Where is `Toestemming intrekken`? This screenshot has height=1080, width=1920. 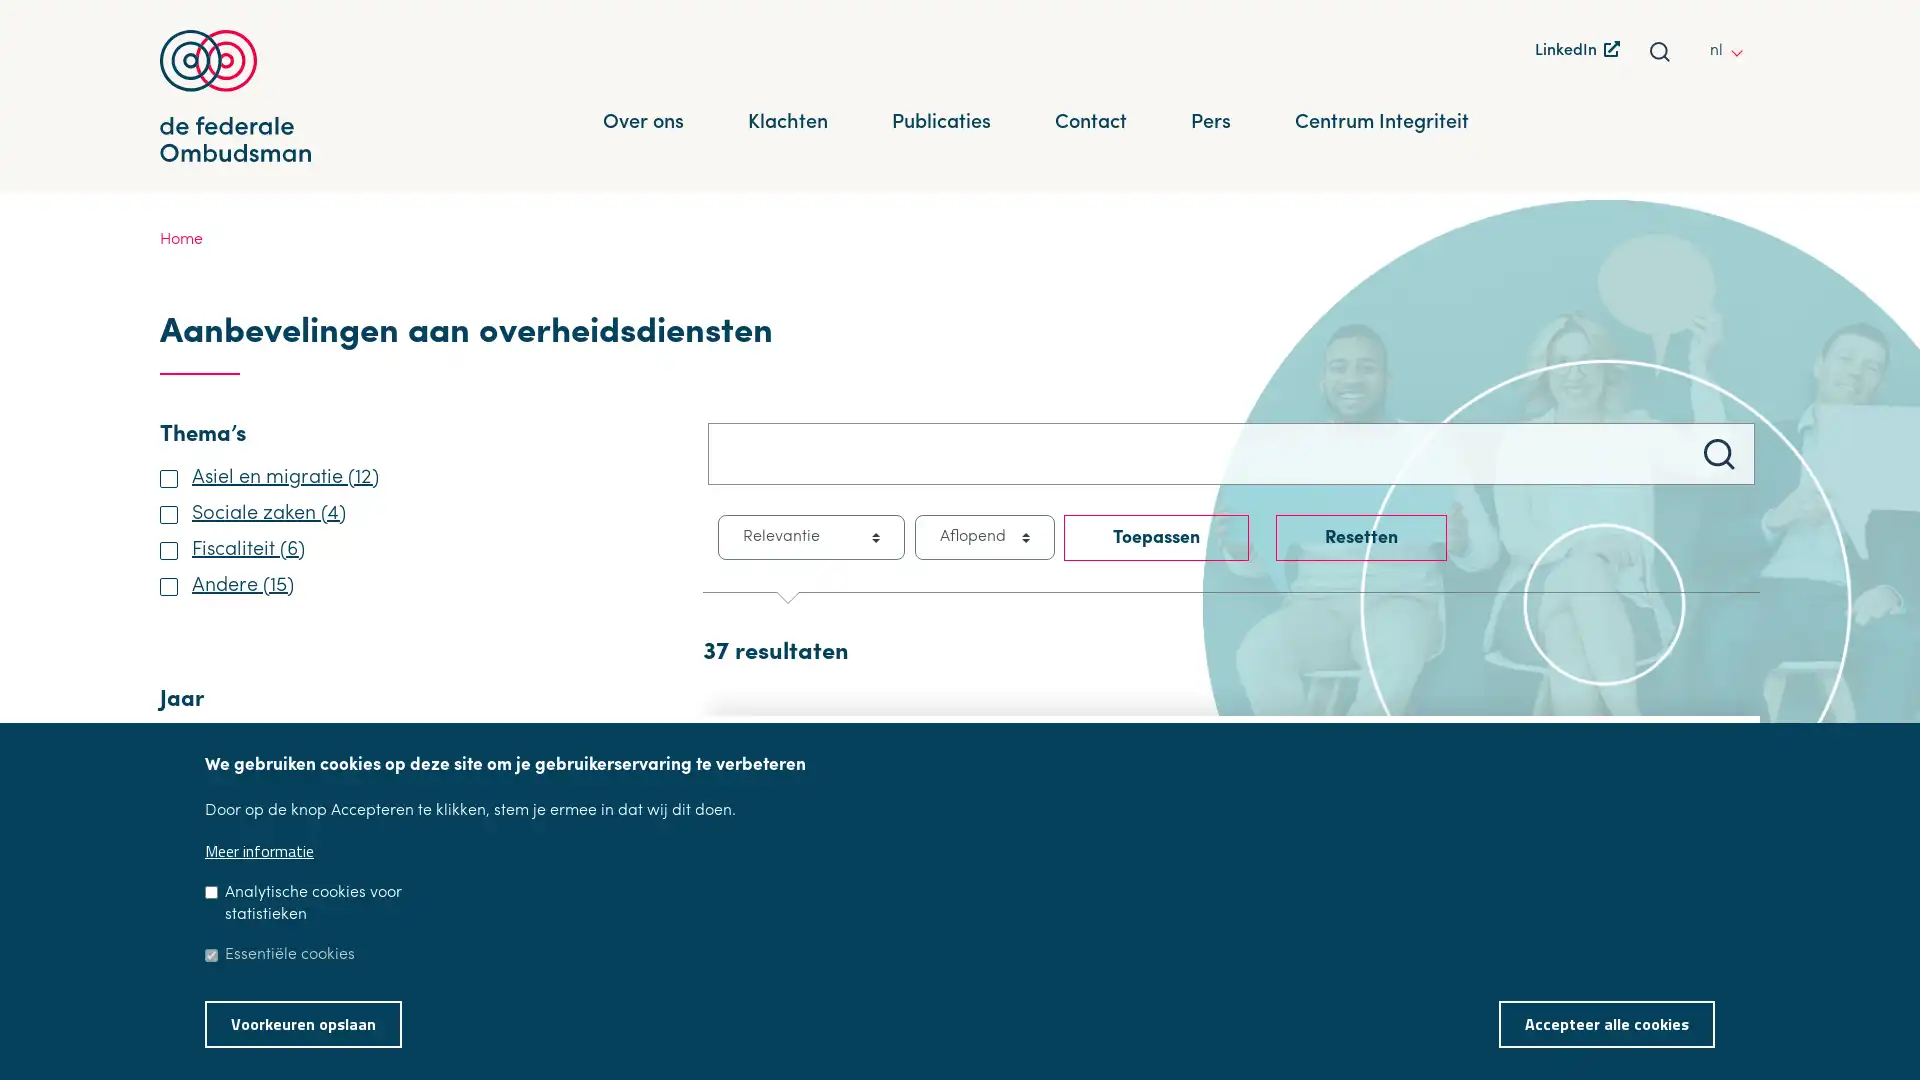
Toestemming intrekken is located at coordinates (1740, 1010).